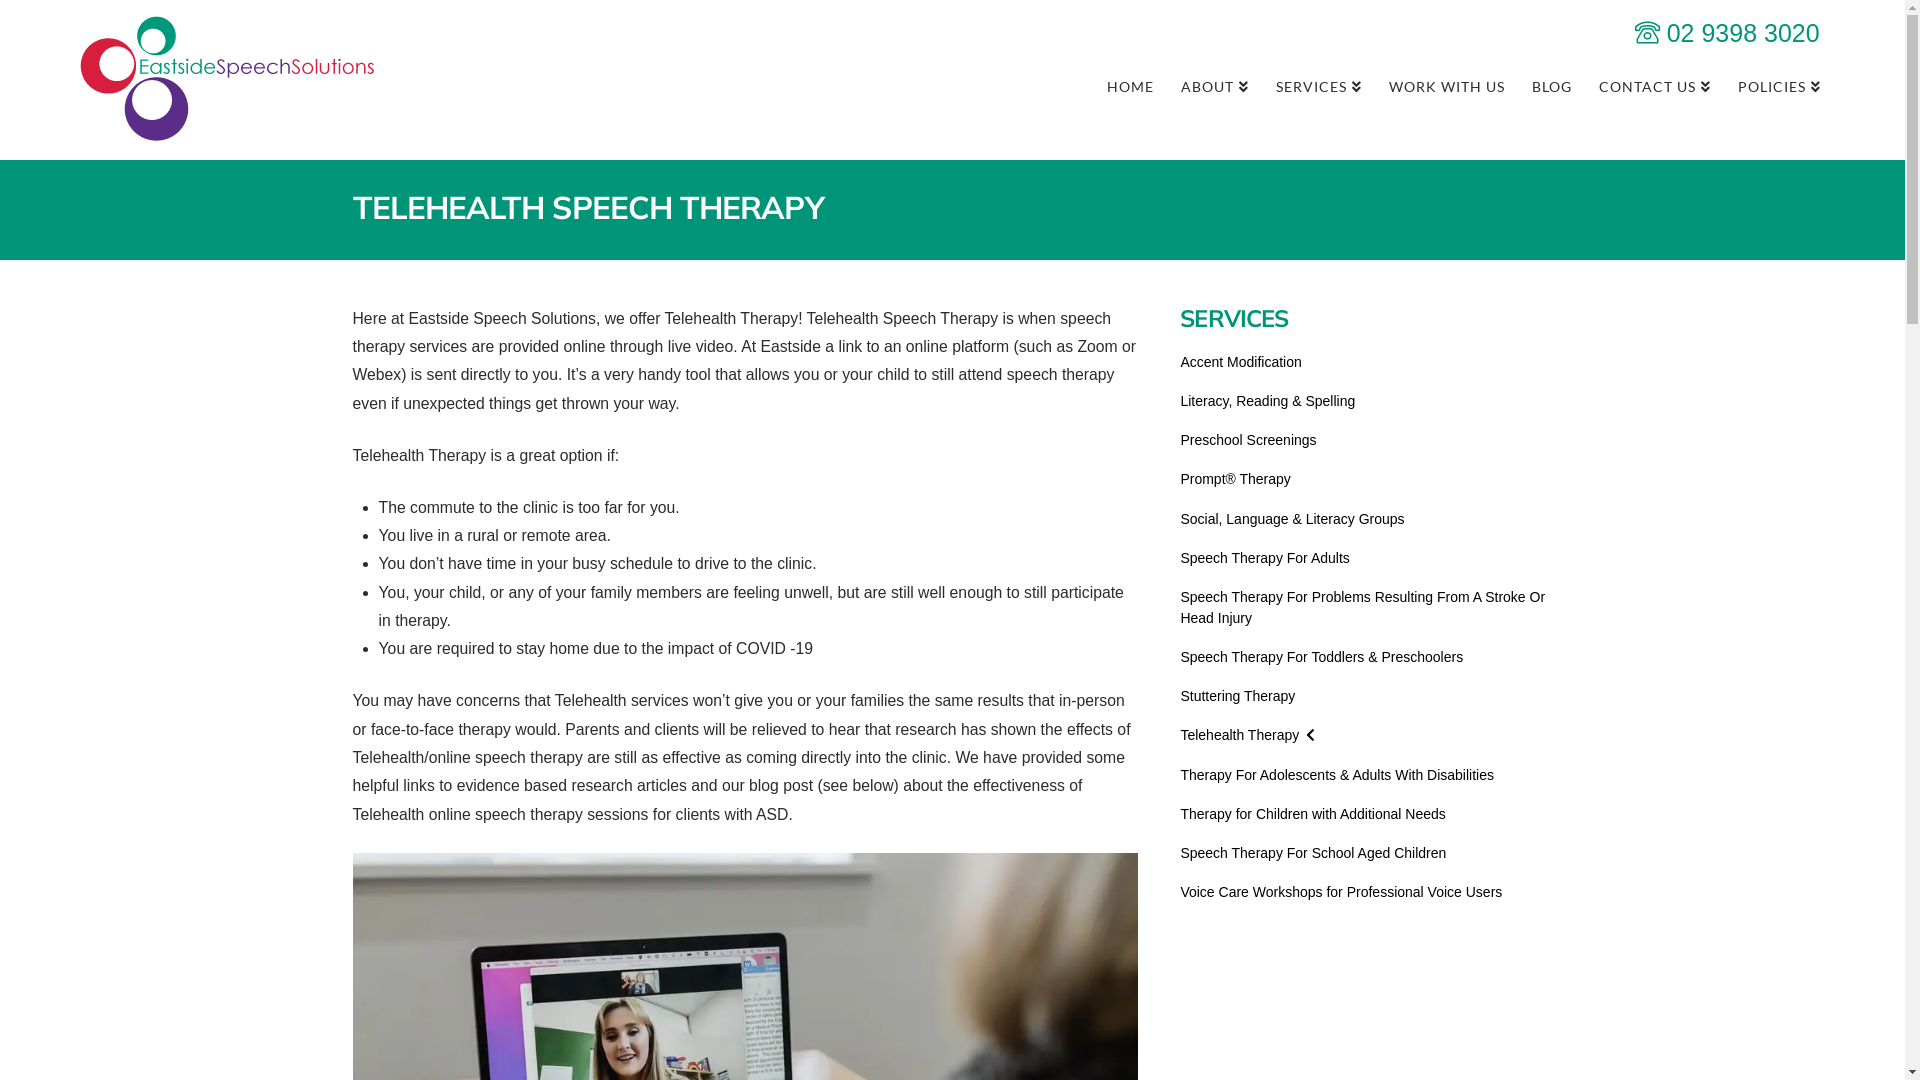 The width and height of the screenshot is (1920, 1080). What do you see at coordinates (1246, 735) in the screenshot?
I see `'Telehealth Therapy'` at bounding box center [1246, 735].